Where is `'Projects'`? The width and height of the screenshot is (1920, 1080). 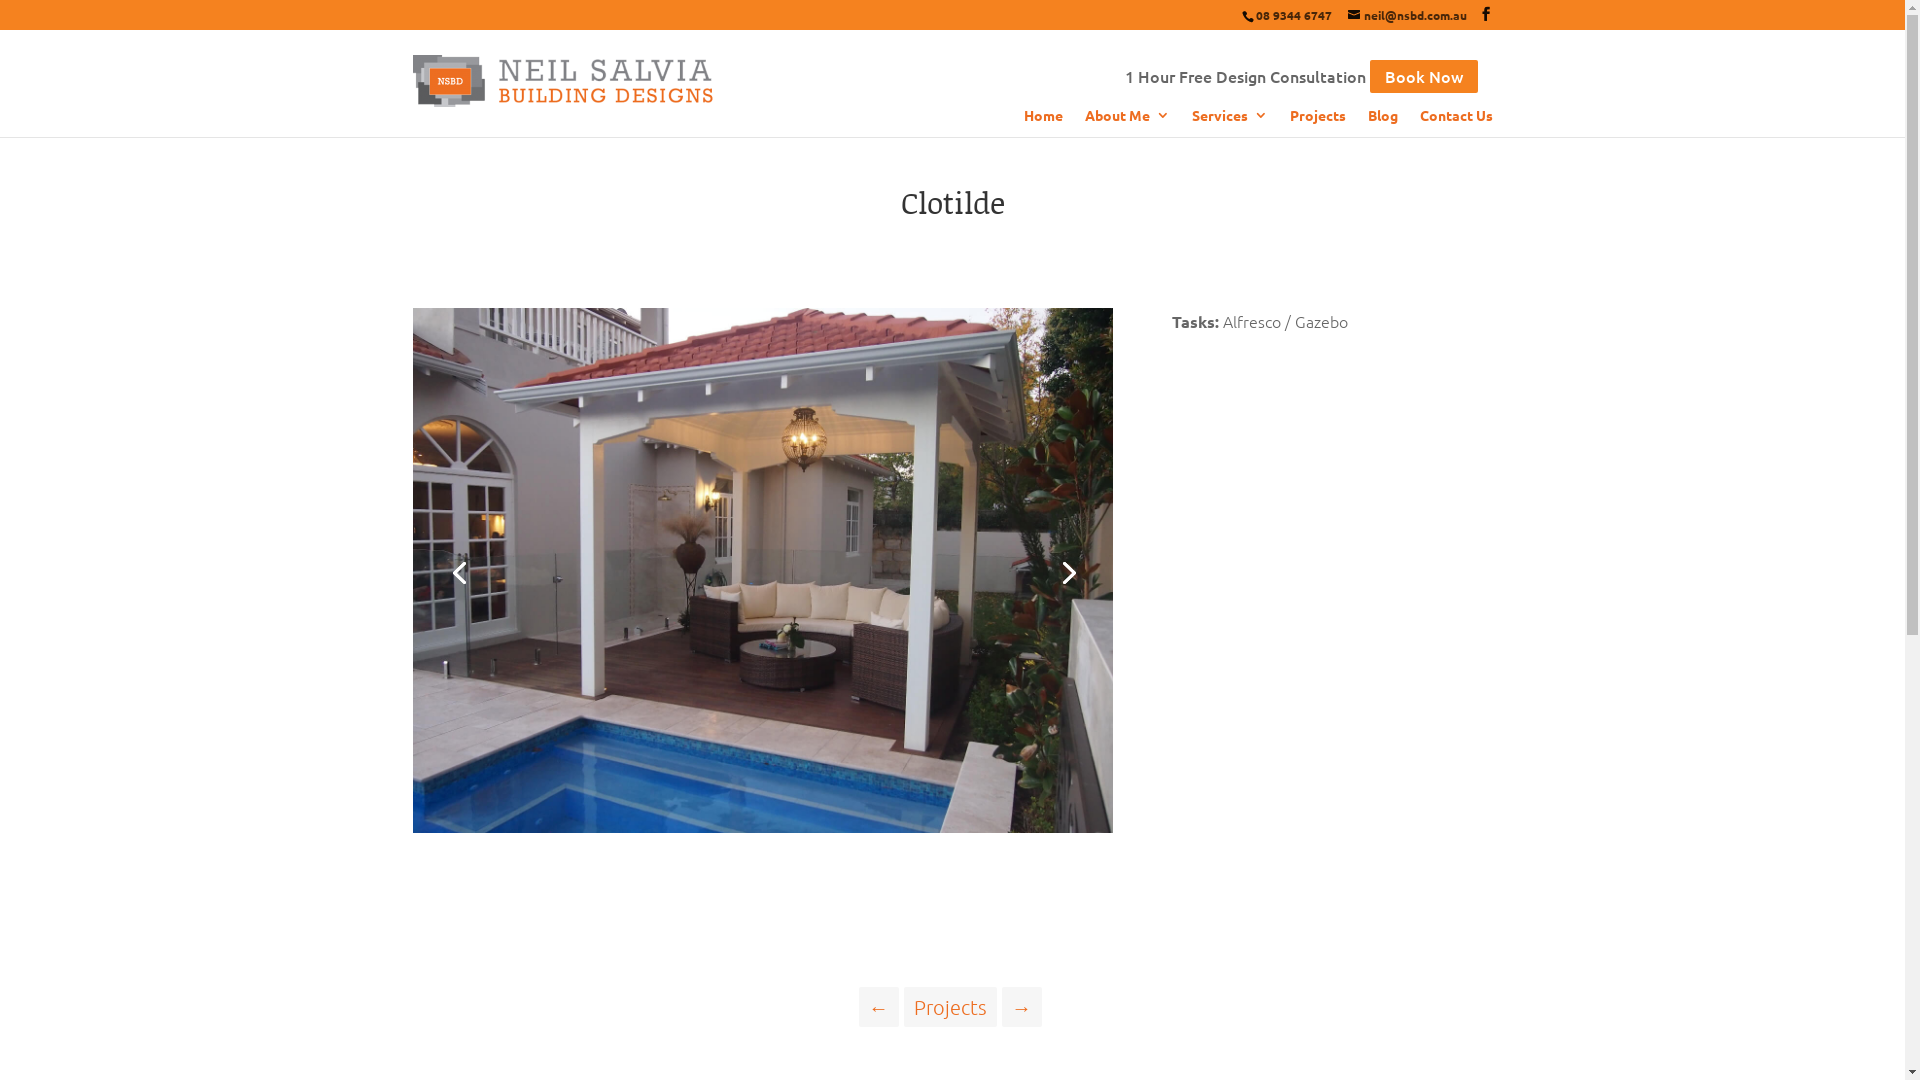 'Projects' is located at coordinates (902, 1006).